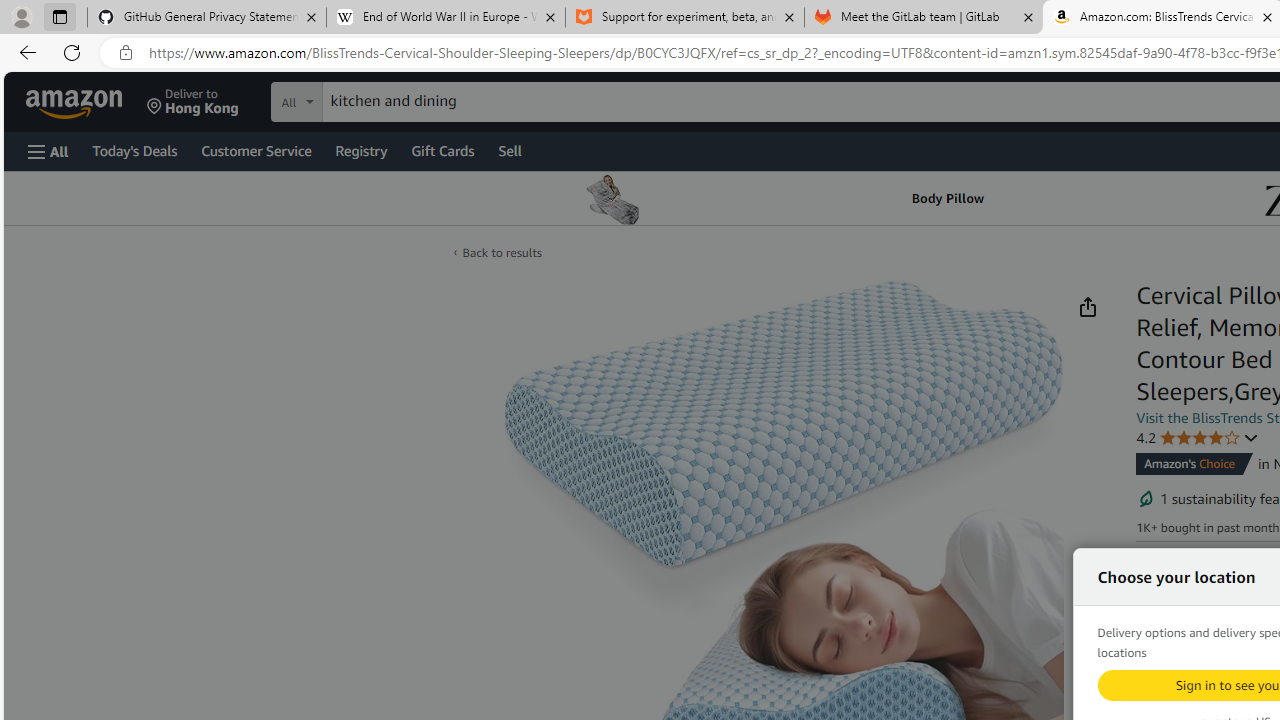 The height and width of the screenshot is (720, 1280). What do you see at coordinates (76, 101) in the screenshot?
I see `'Amazon'` at bounding box center [76, 101].